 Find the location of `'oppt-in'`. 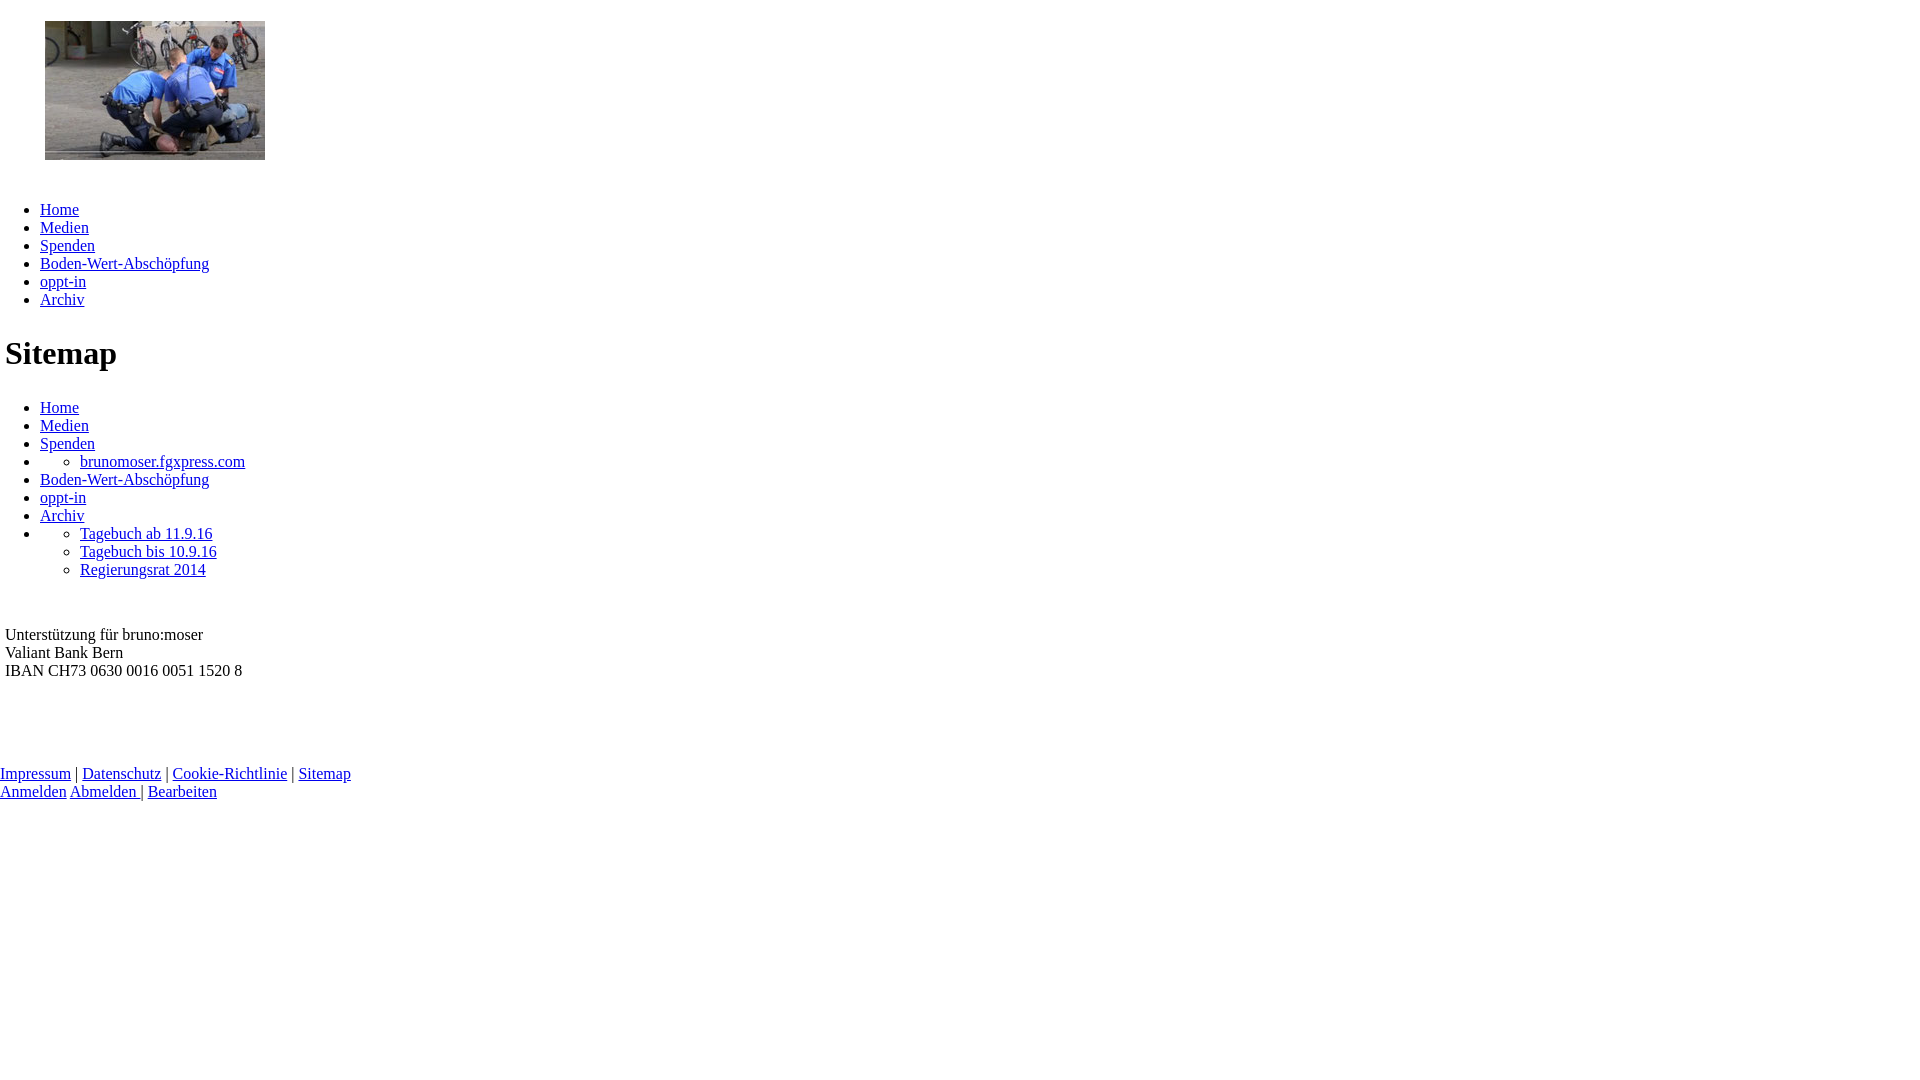

'oppt-in' is located at coordinates (62, 281).